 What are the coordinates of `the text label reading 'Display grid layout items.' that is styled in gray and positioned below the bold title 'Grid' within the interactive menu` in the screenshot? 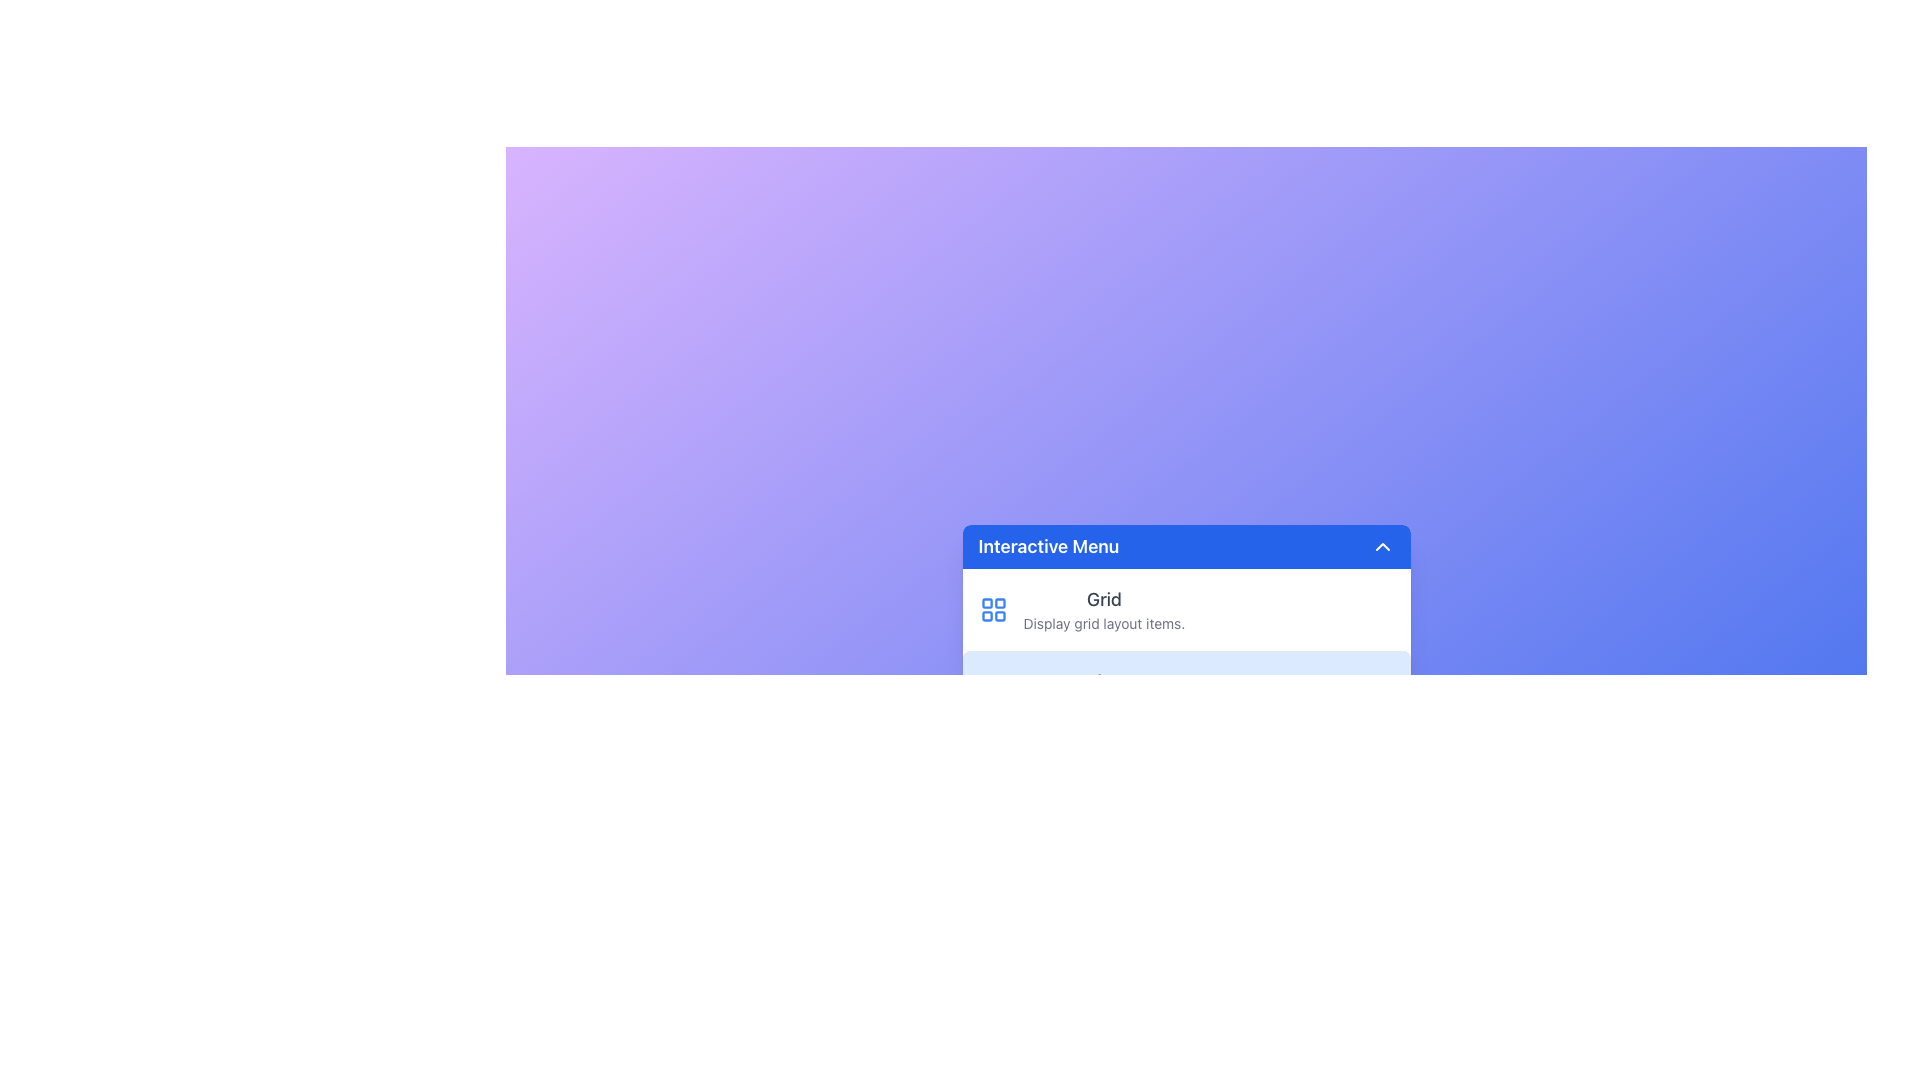 It's located at (1103, 623).